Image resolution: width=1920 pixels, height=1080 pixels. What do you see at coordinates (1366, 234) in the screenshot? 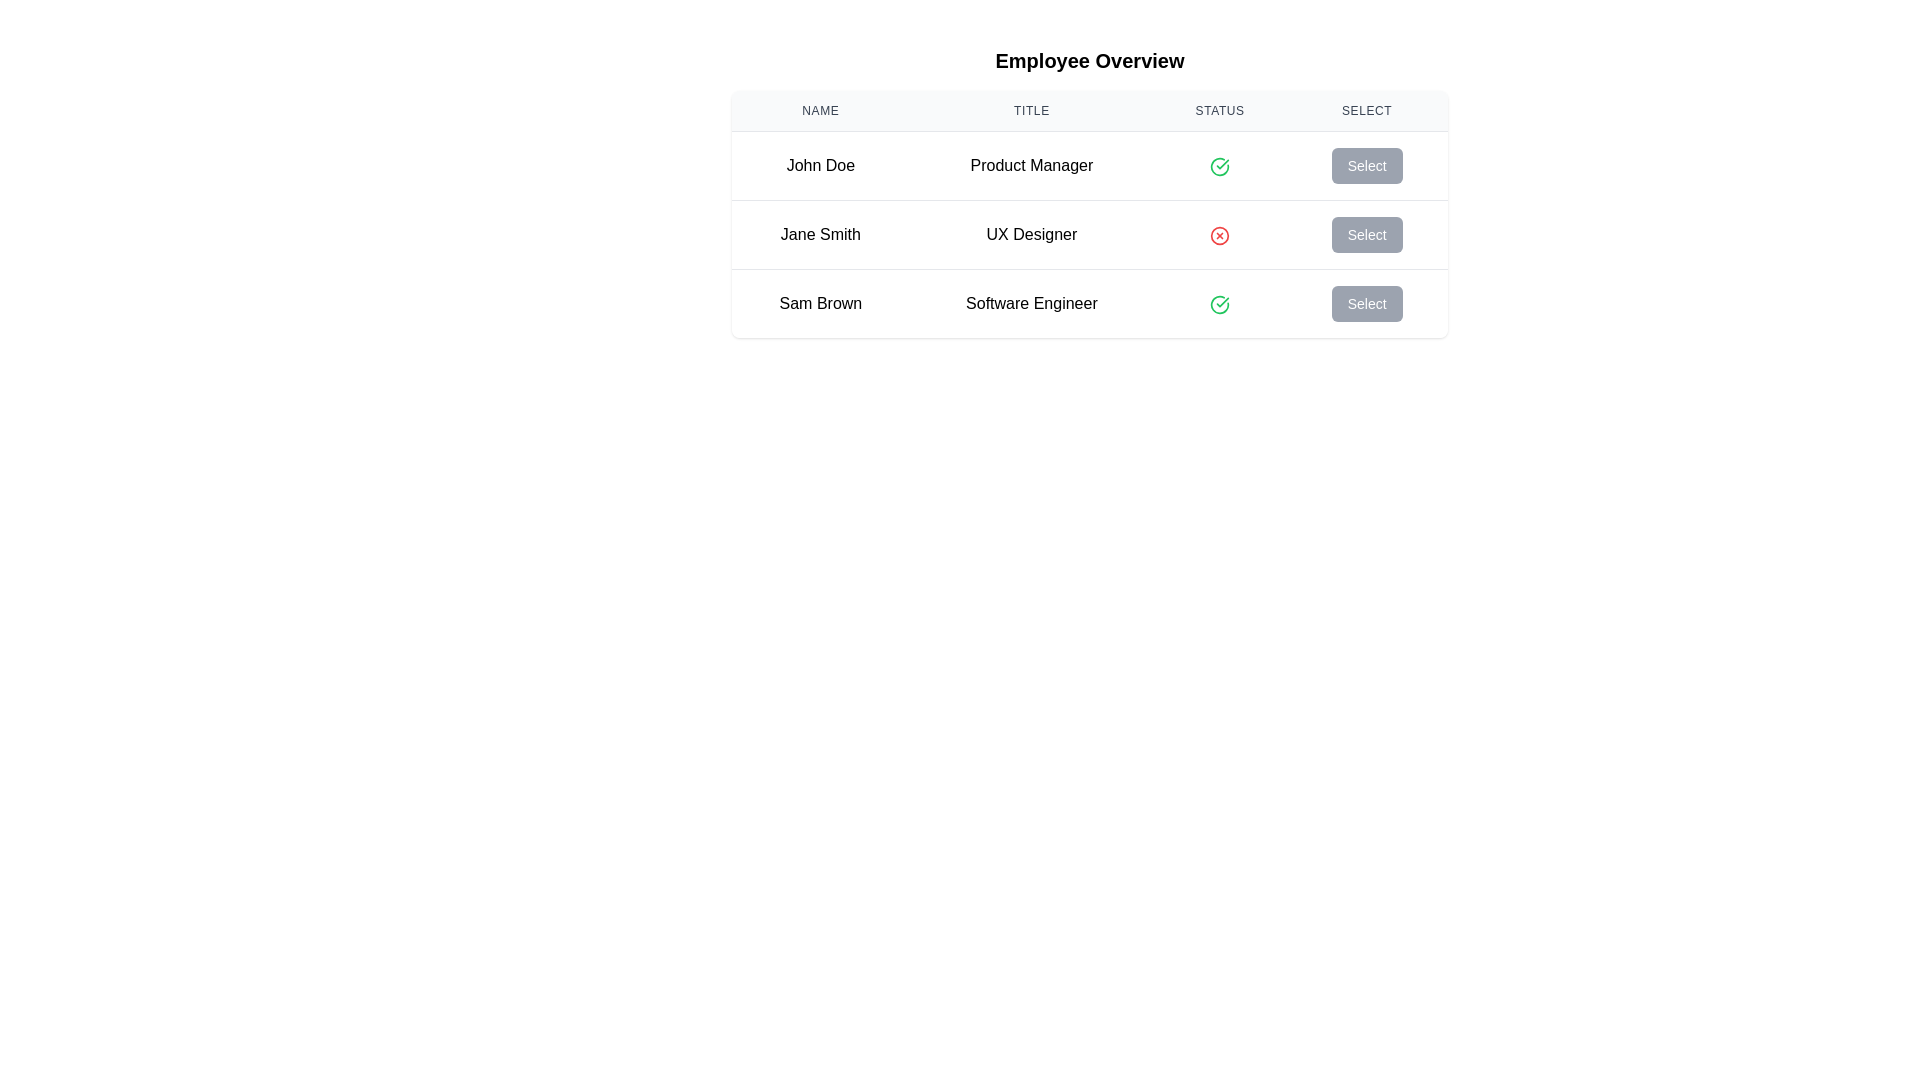
I see `the button in the 'SELECT' column of the second row associated with the 'UX Designer' title in the 'Employee Overview' table` at bounding box center [1366, 234].